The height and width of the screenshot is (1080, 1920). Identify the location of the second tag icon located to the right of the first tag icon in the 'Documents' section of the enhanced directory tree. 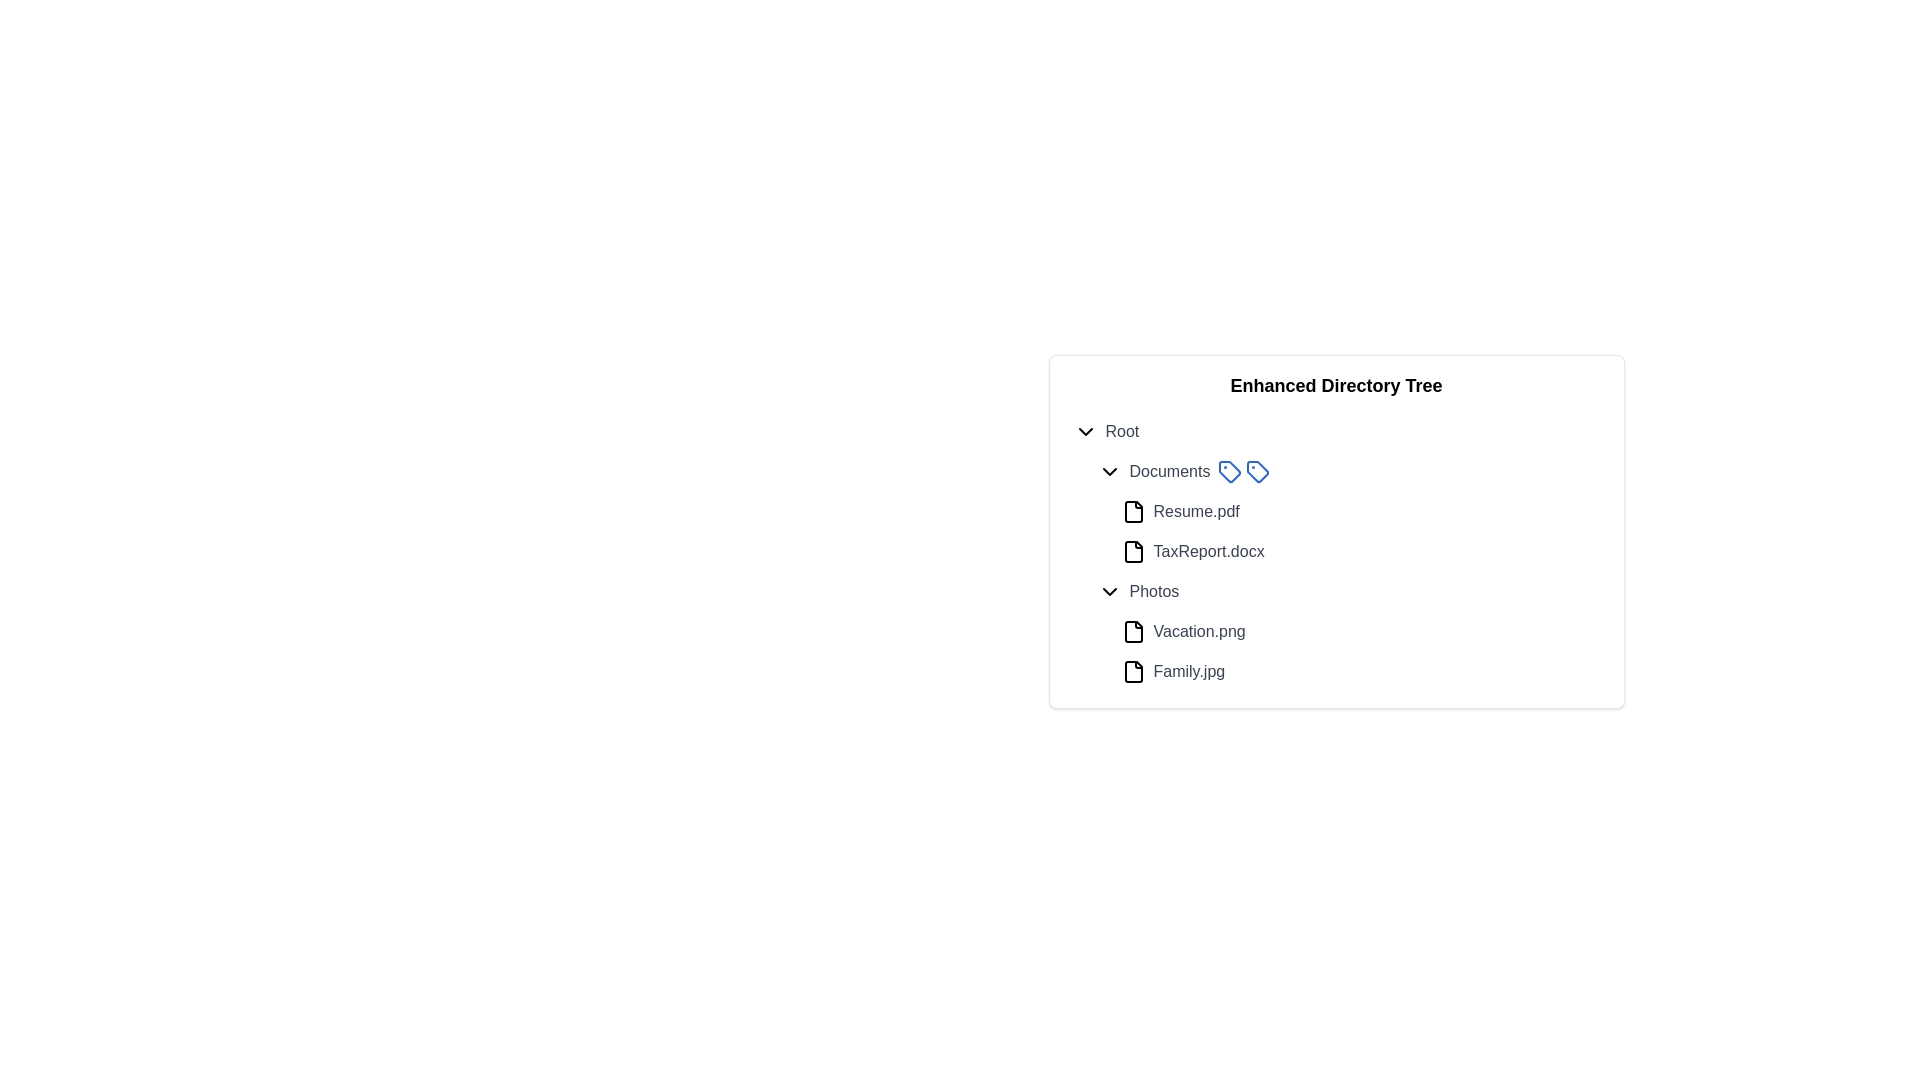
(1245, 471).